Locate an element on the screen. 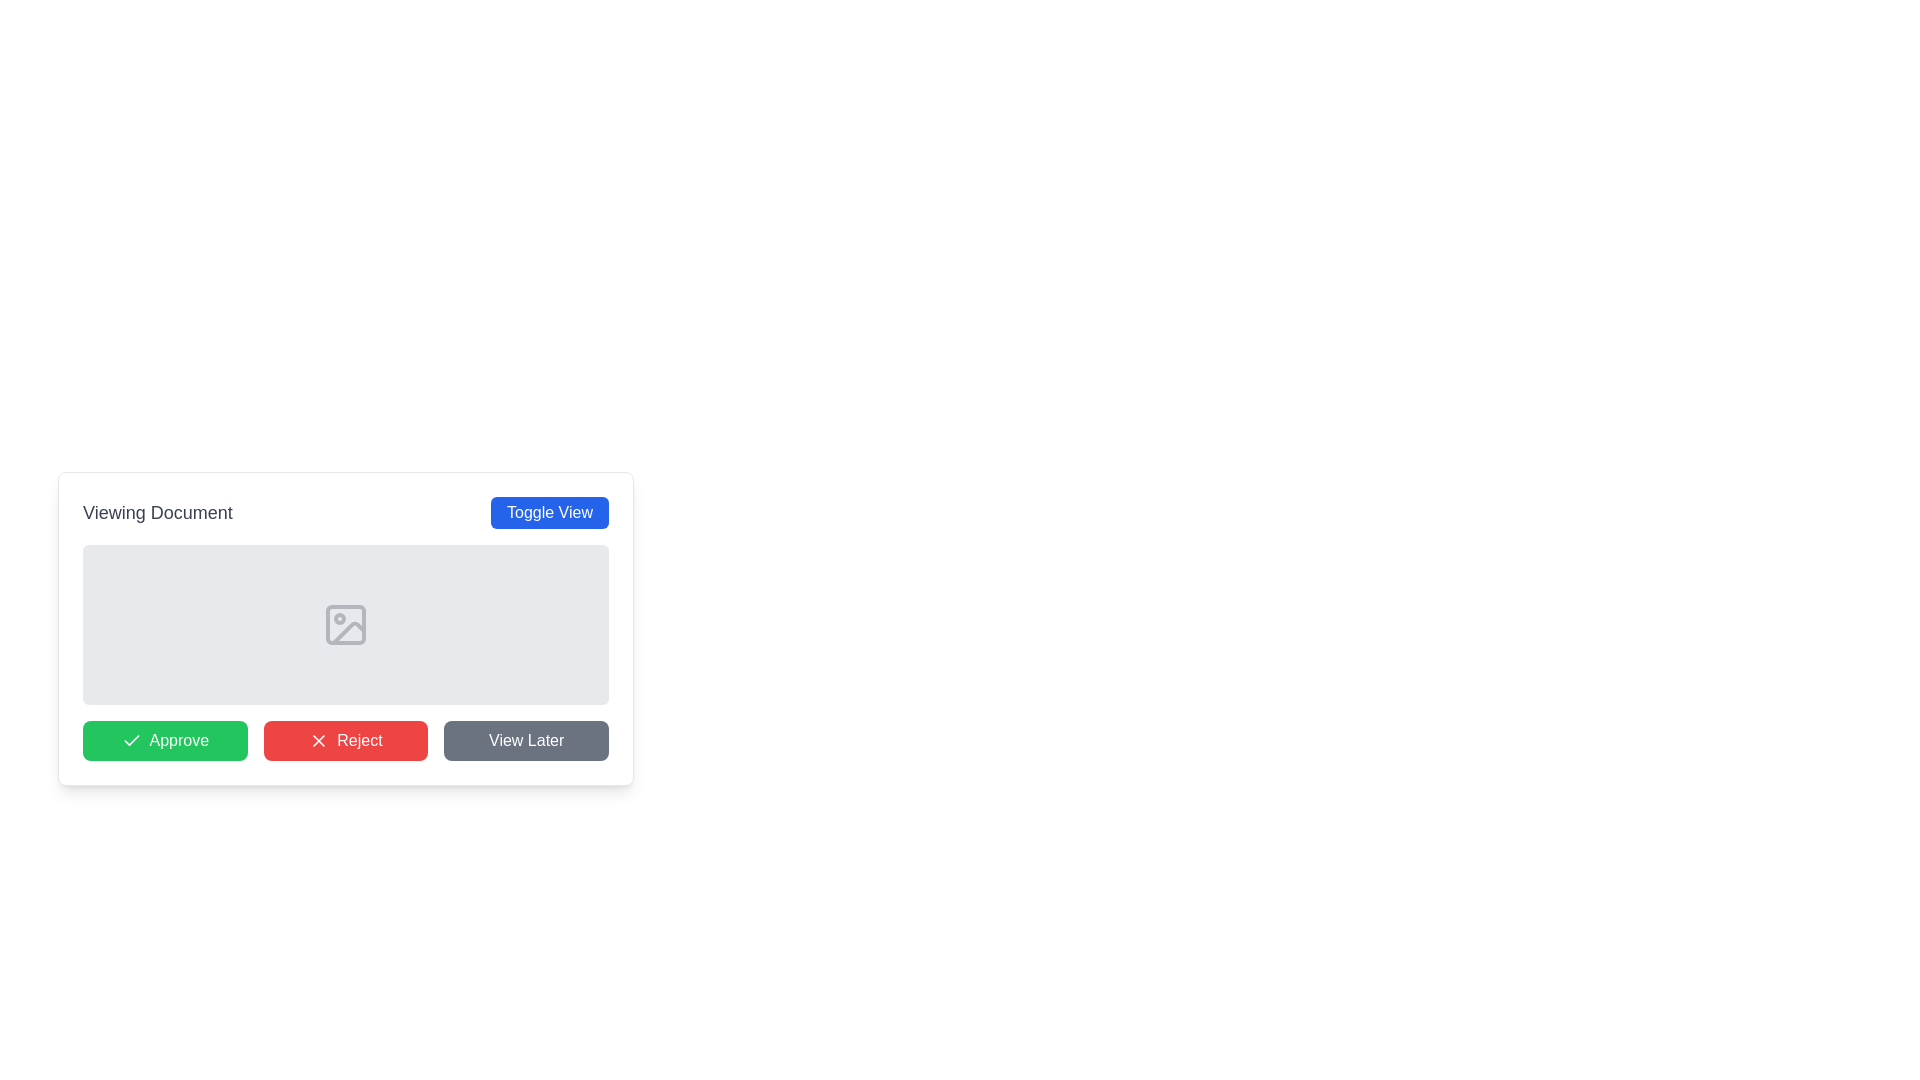 This screenshot has height=1080, width=1920. the button with a blue background that toggles the viewing mode of the document, located adjacent to the text 'Viewing Document' is located at coordinates (550, 512).